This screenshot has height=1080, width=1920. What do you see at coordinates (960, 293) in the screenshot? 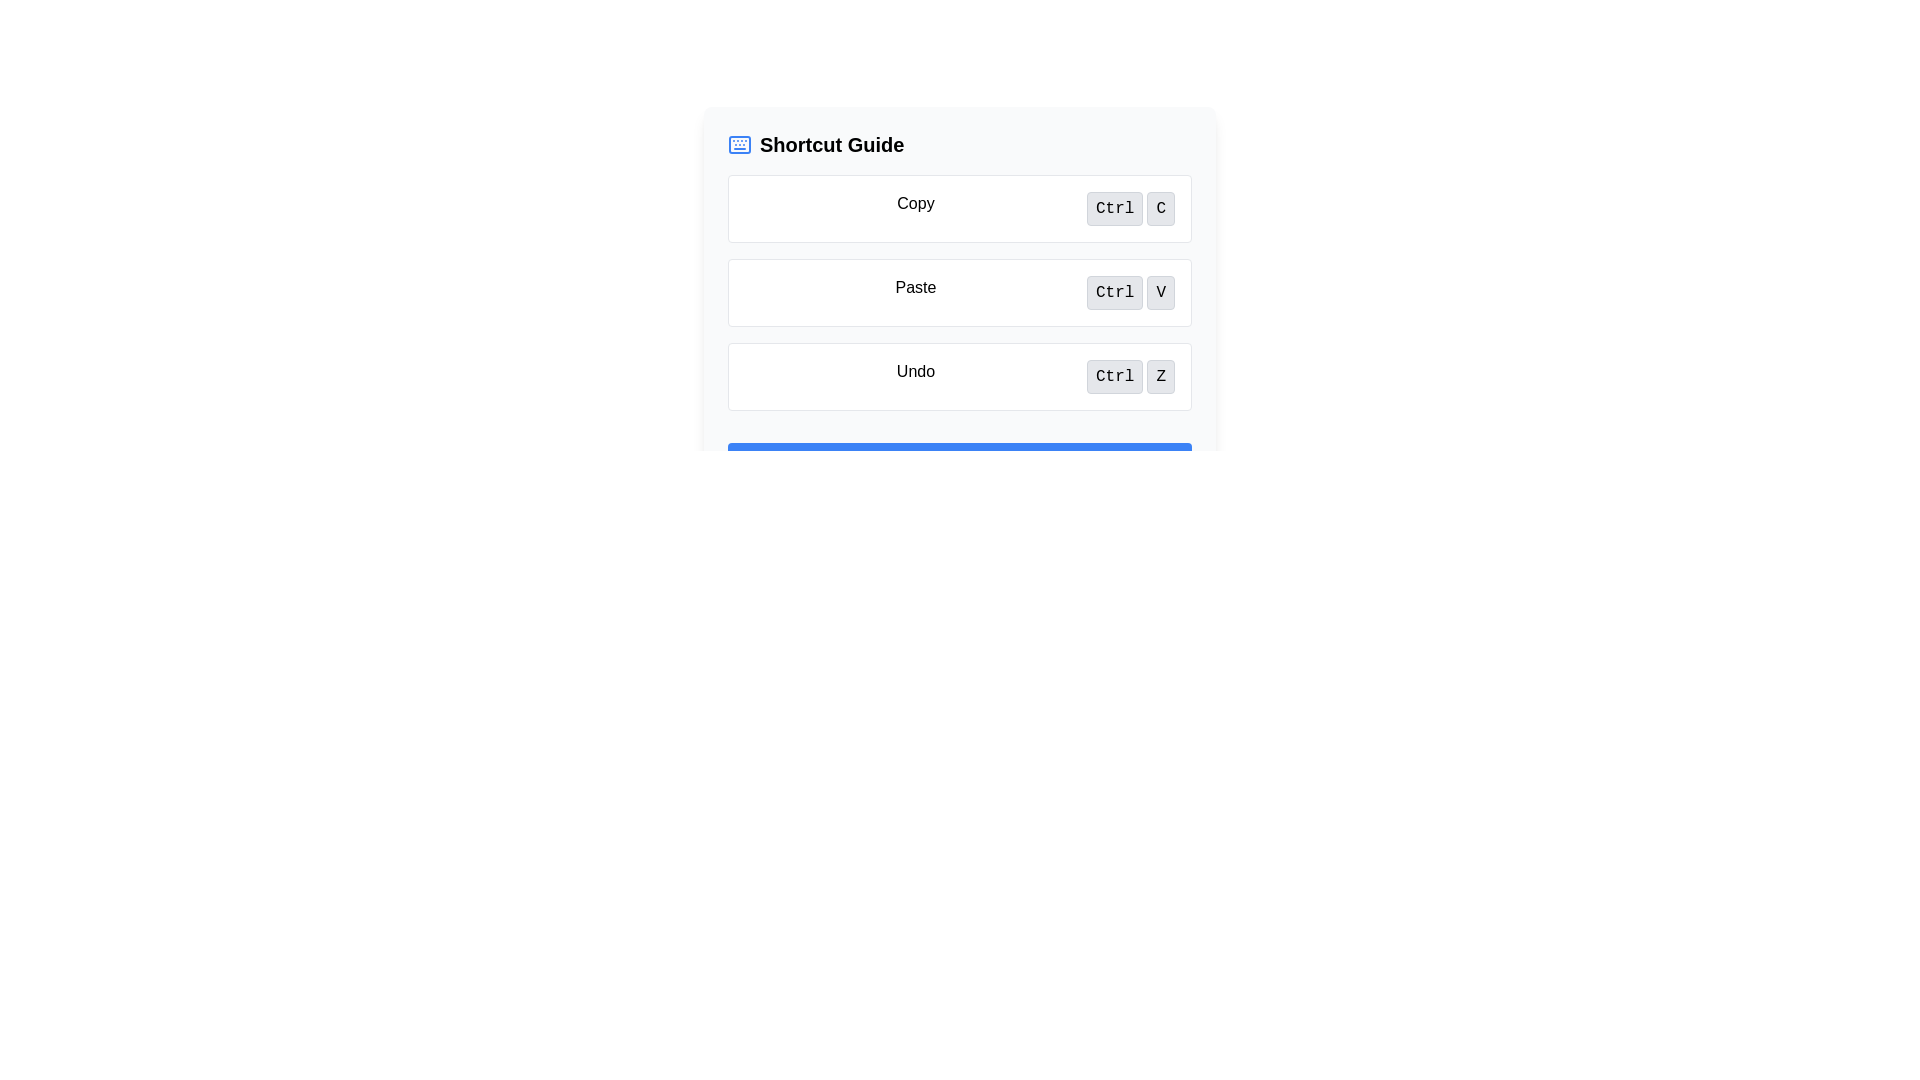
I see `description of the 'Paste' functionality and its associated shortcut 'Ctrl V' from the second informational block in the vertical list of shortcut guides` at bounding box center [960, 293].